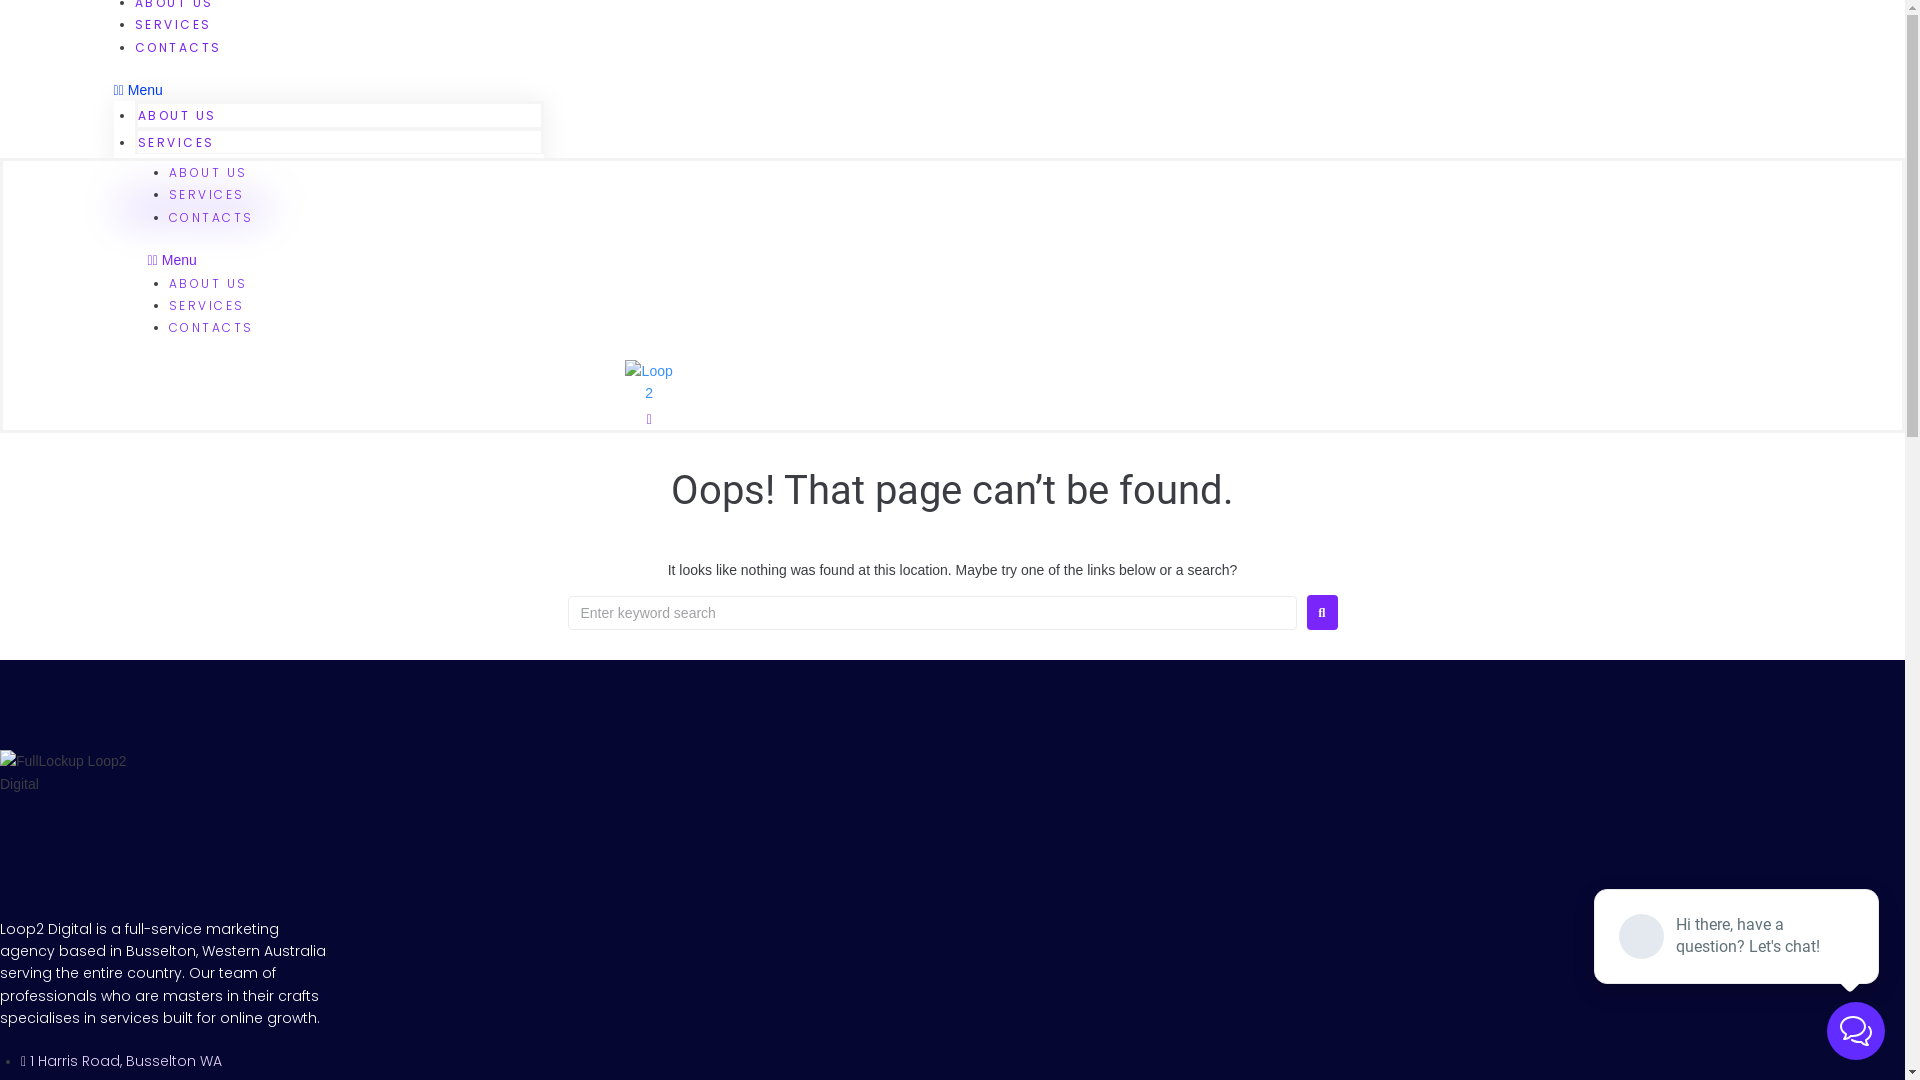  What do you see at coordinates (173, 24) in the screenshot?
I see `'SERVICES'` at bounding box center [173, 24].